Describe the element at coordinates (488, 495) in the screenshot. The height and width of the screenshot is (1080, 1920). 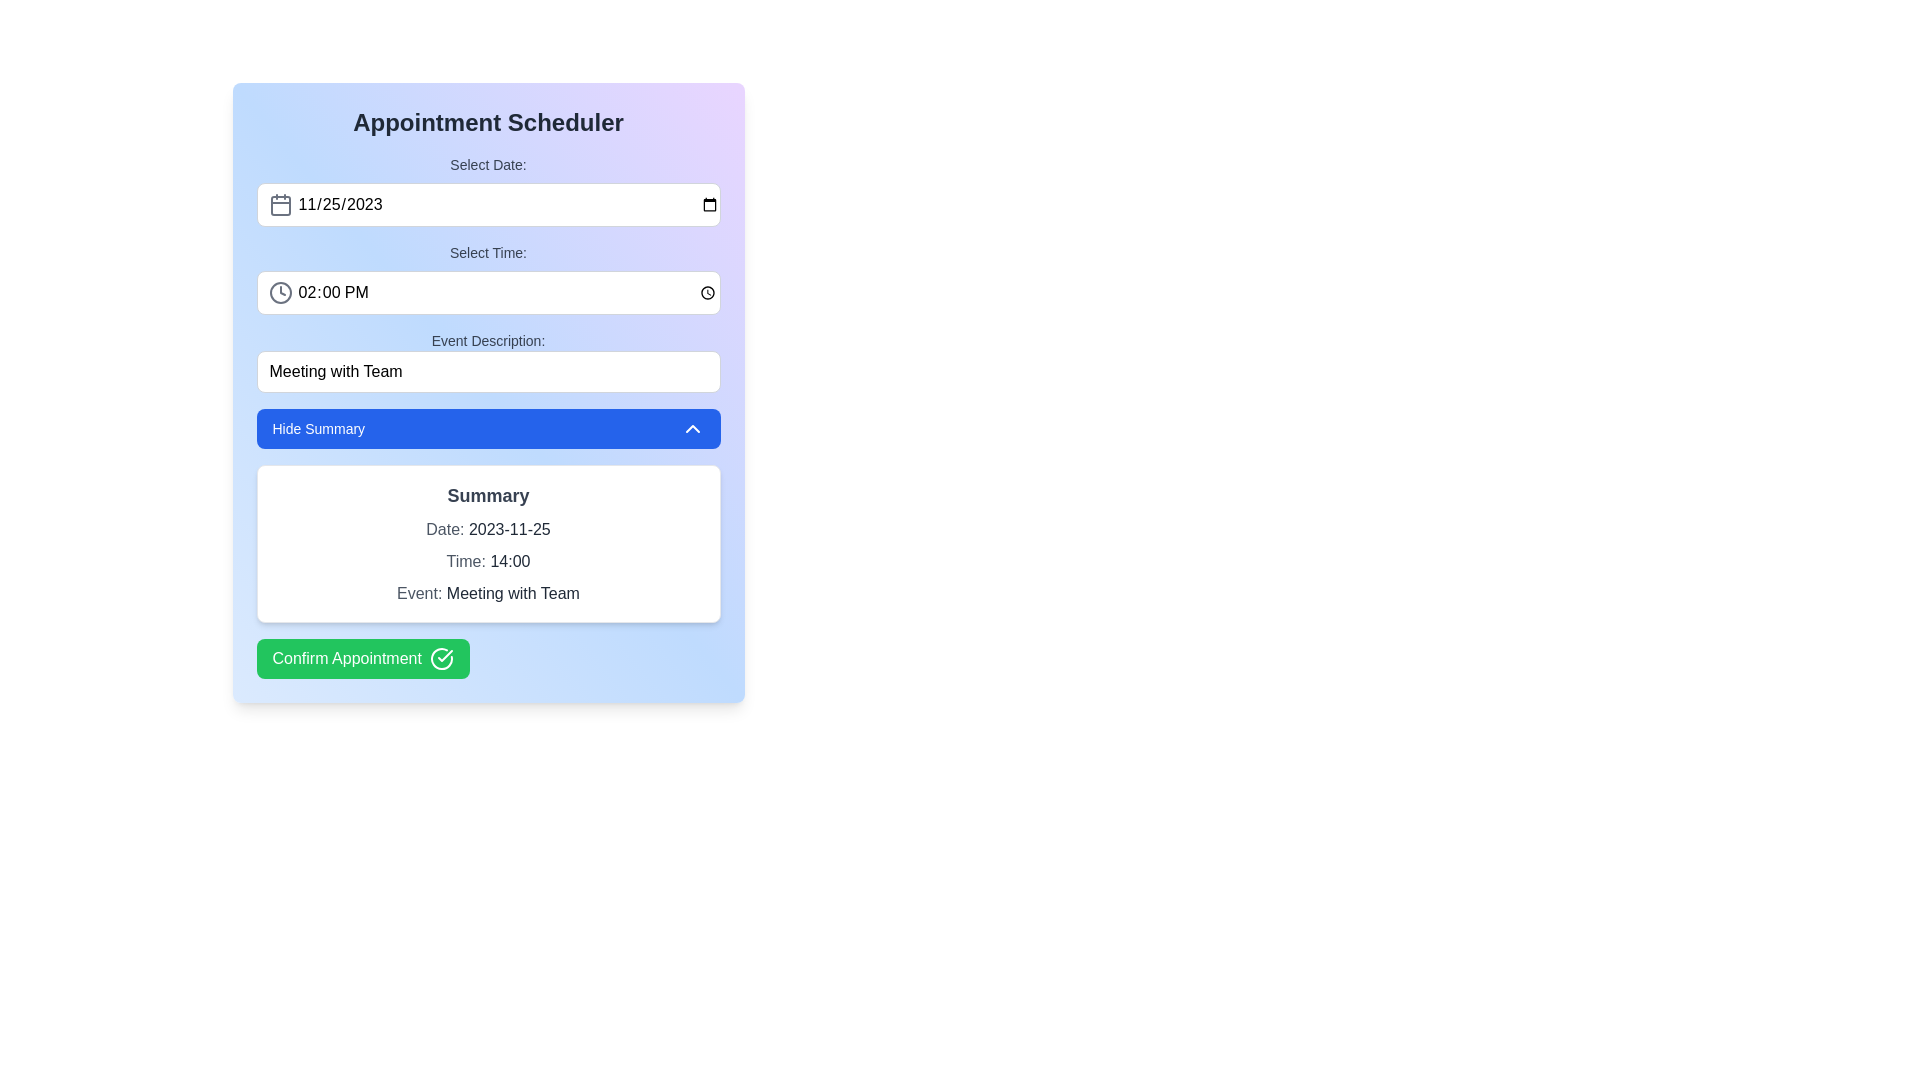
I see `the prominently styled 'Summary' text label located at the top of the section containing event details` at that location.